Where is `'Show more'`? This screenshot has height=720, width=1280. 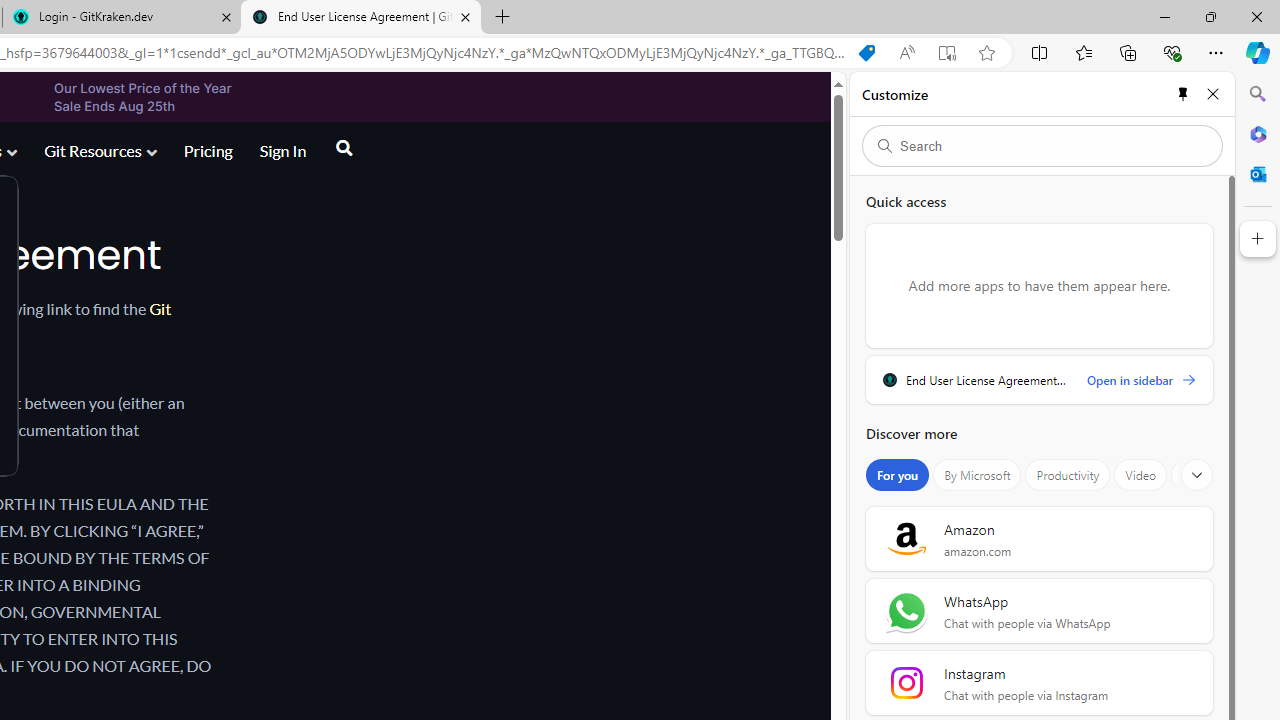
'Show more' is located at coordinates (1197, 475).